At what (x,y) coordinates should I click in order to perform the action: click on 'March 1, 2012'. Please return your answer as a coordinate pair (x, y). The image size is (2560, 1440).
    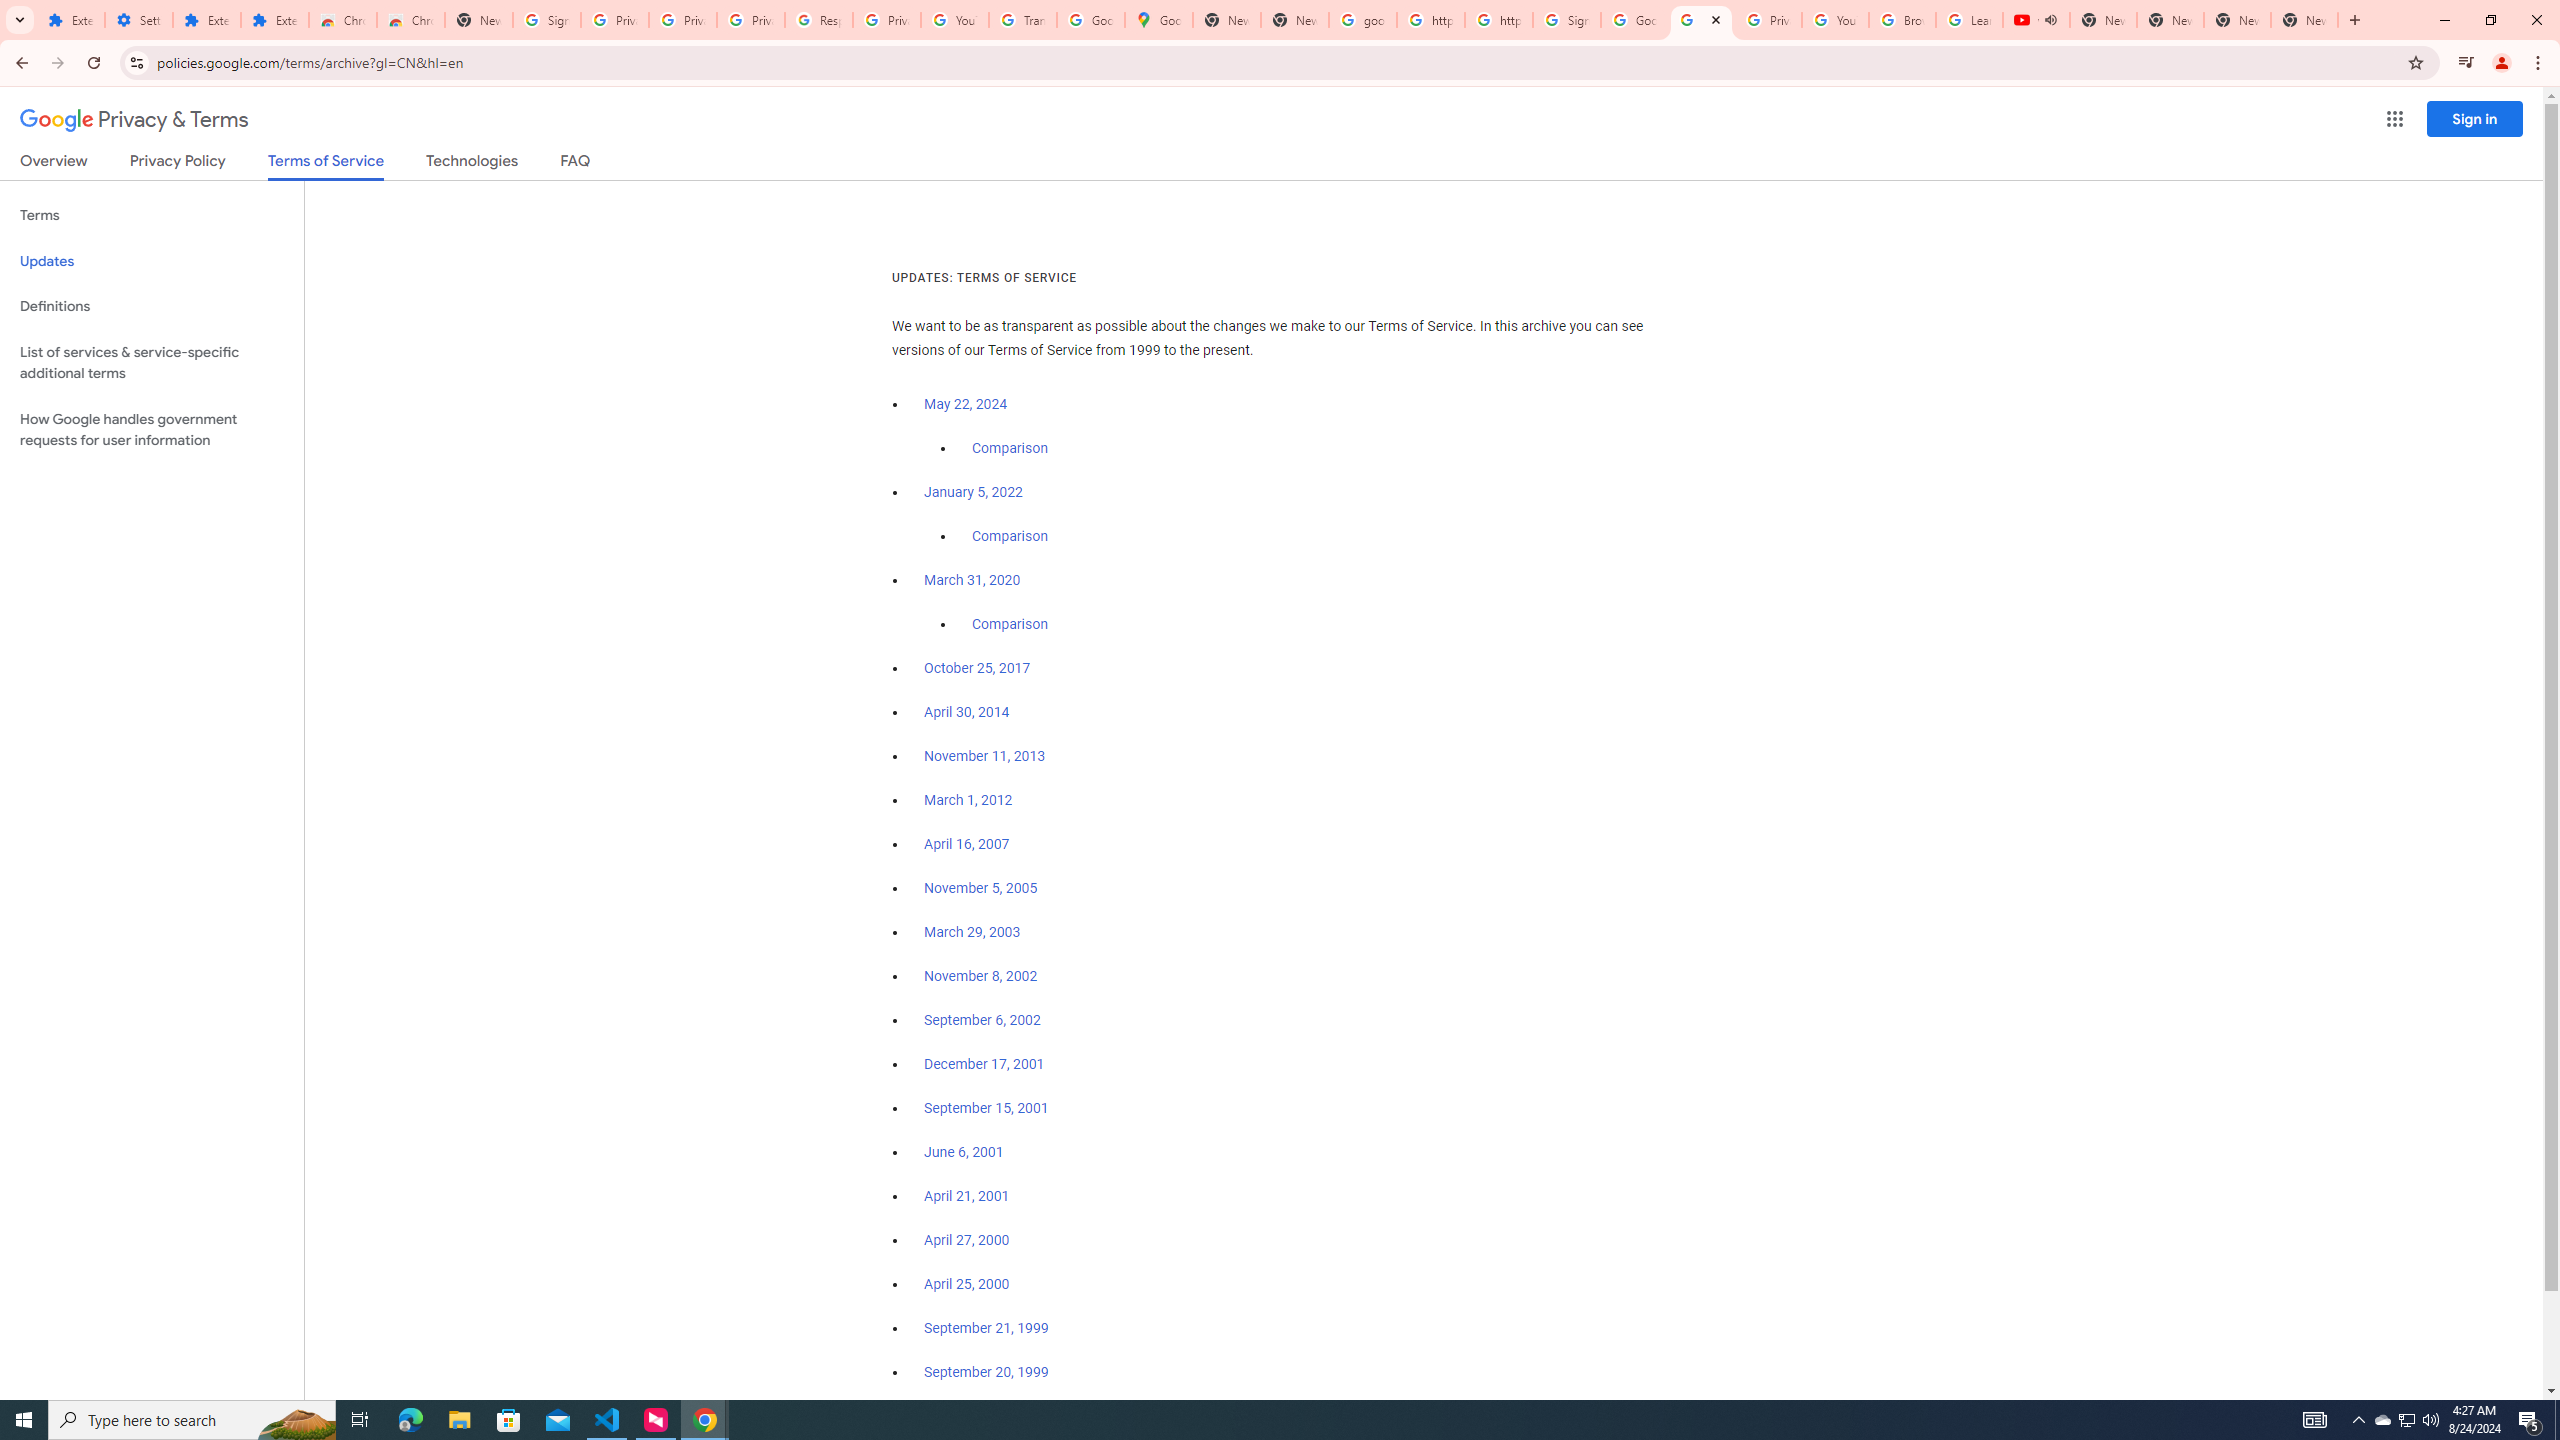
    Looking at the image, I should click on (967, 800).